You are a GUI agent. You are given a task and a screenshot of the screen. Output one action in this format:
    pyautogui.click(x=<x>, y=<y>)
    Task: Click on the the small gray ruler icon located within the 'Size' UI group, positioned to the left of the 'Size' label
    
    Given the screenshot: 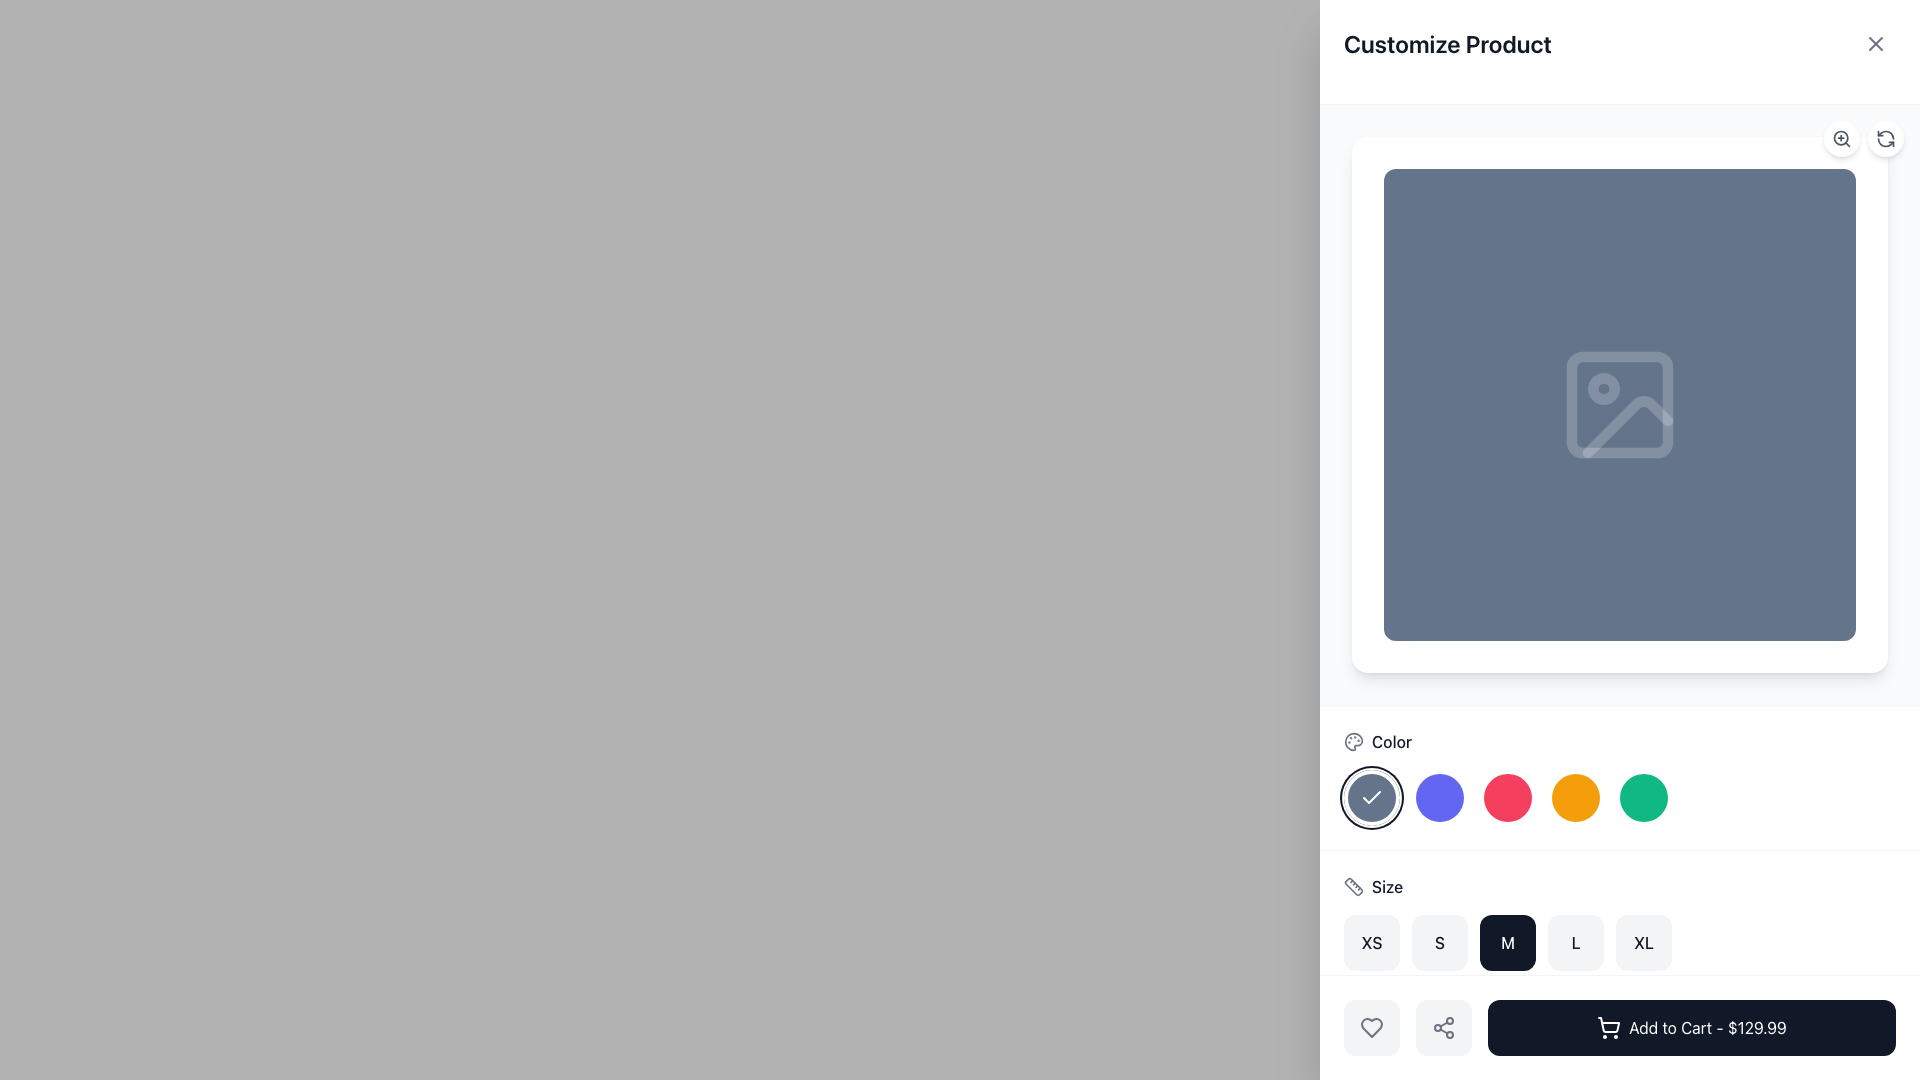 What is the action you would take?
    pyautogui.click(x=1353, y=886)
    